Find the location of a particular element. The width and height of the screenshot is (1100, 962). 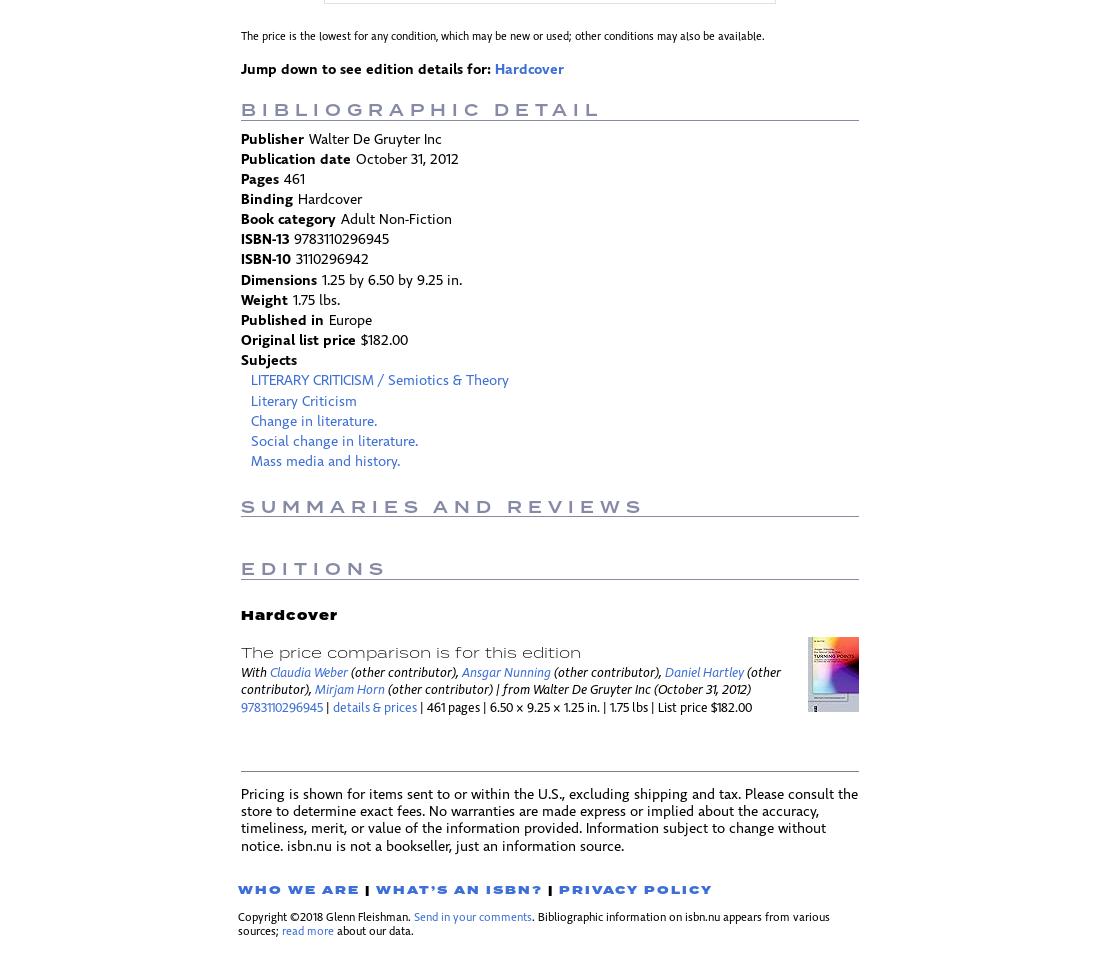

'With' is located at coordinates (255, 672).